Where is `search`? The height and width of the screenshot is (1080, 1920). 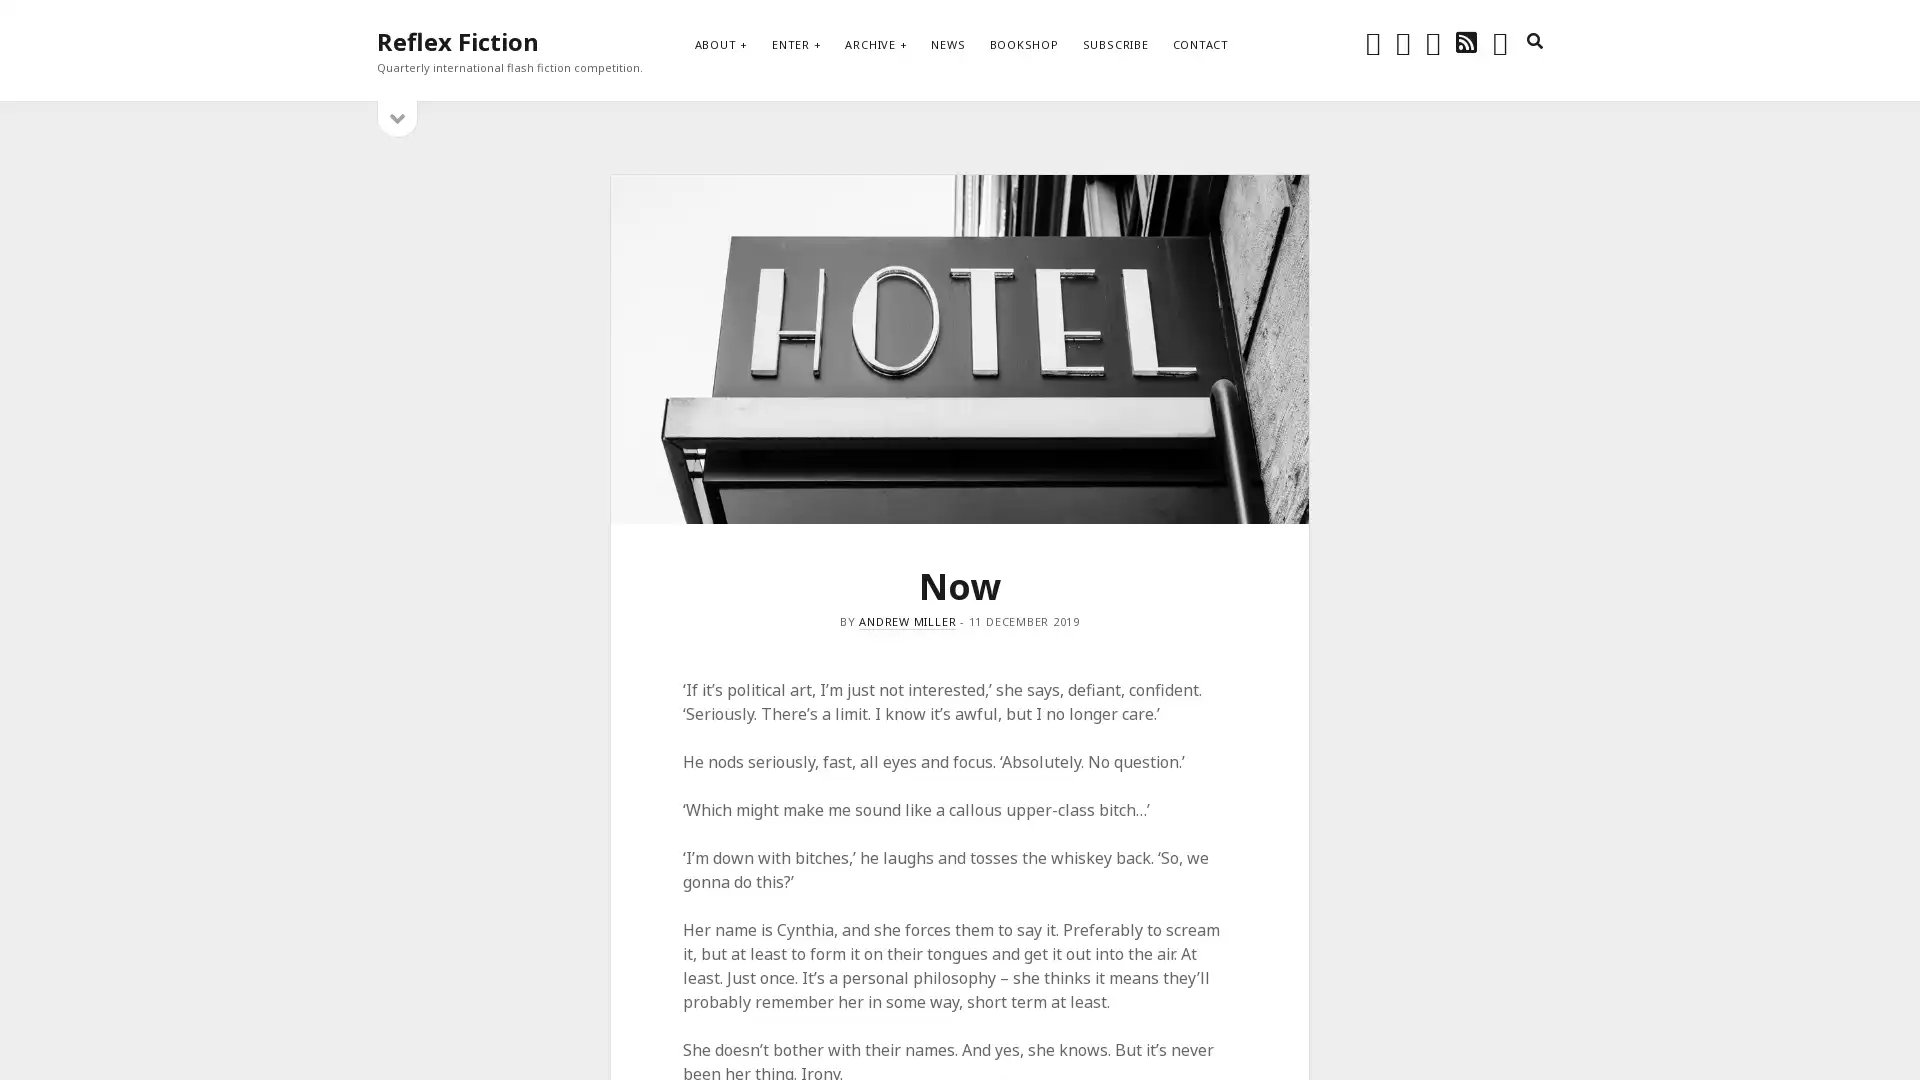 search is located at coordinates (1534, 42).